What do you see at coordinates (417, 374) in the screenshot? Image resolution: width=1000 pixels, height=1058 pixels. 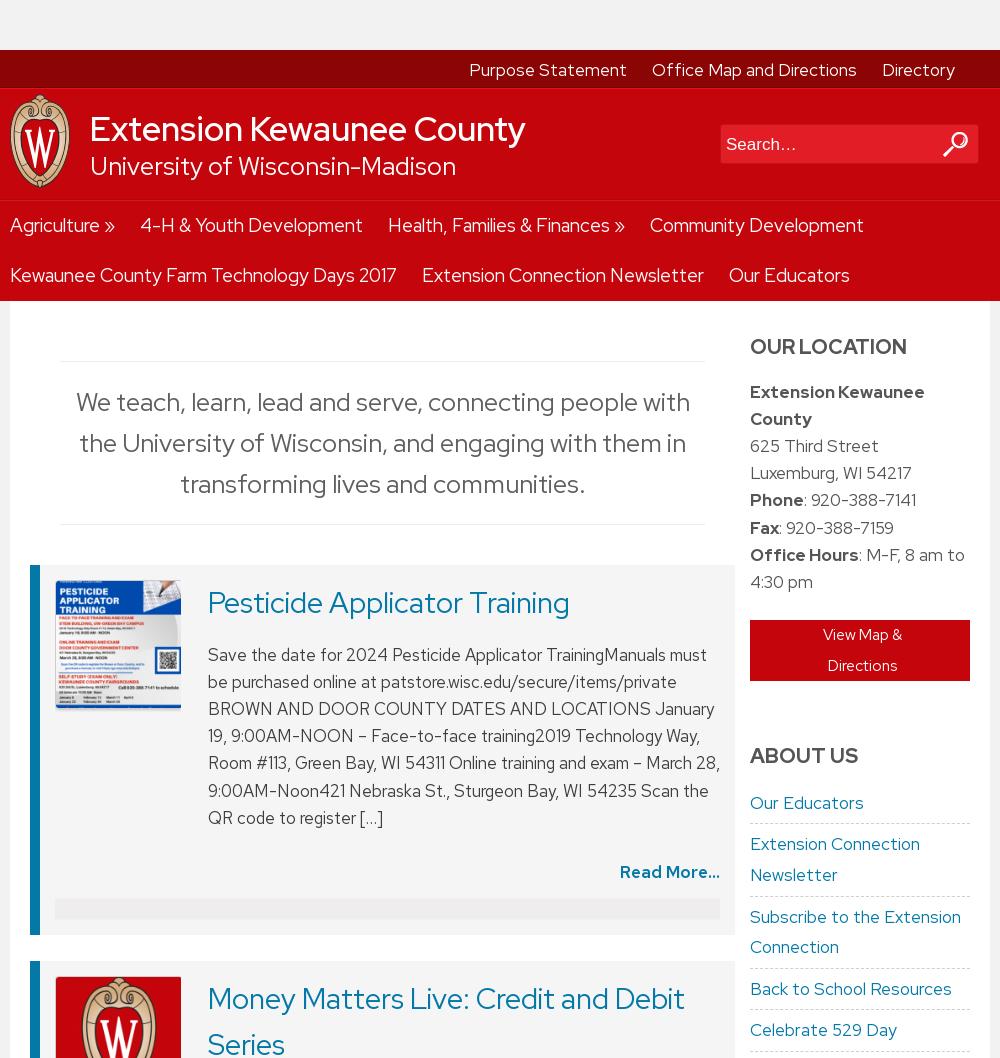 I see `'Extension Kewaunee County Co-Parenting Classes'` at bounding box center [417, 374].